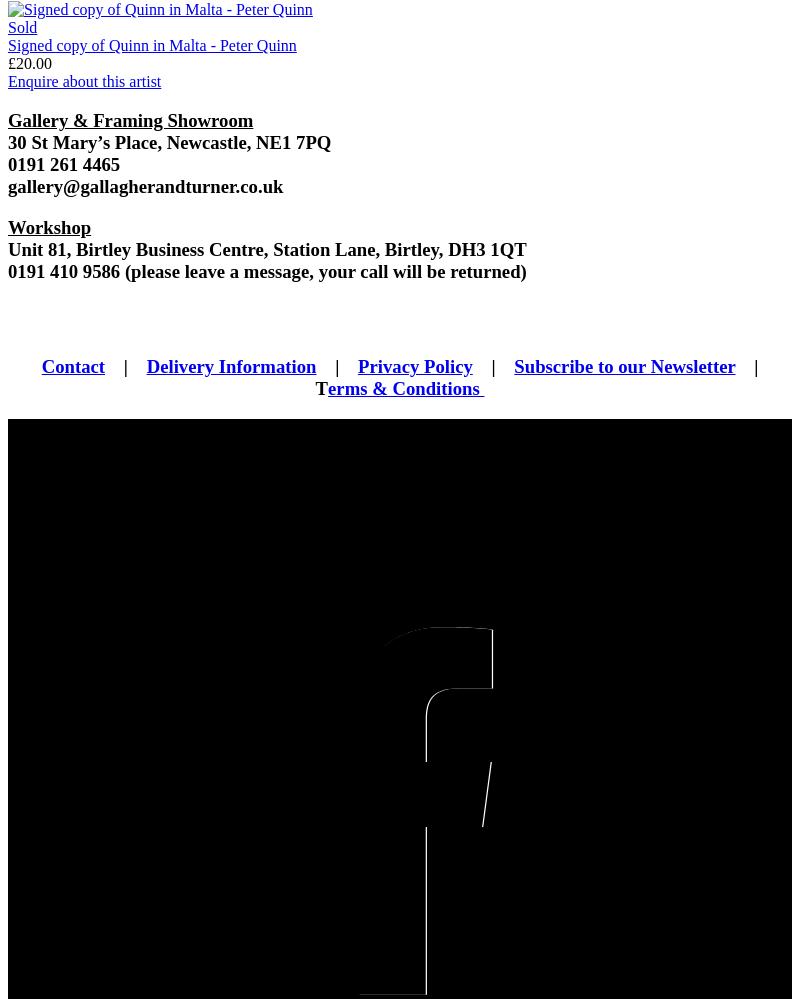 This screenshot has height=999, width=800. Describe the element at coordinates (129, 120) in the screenshot. I see `'Gallery & Framing Showroom'` at that location.